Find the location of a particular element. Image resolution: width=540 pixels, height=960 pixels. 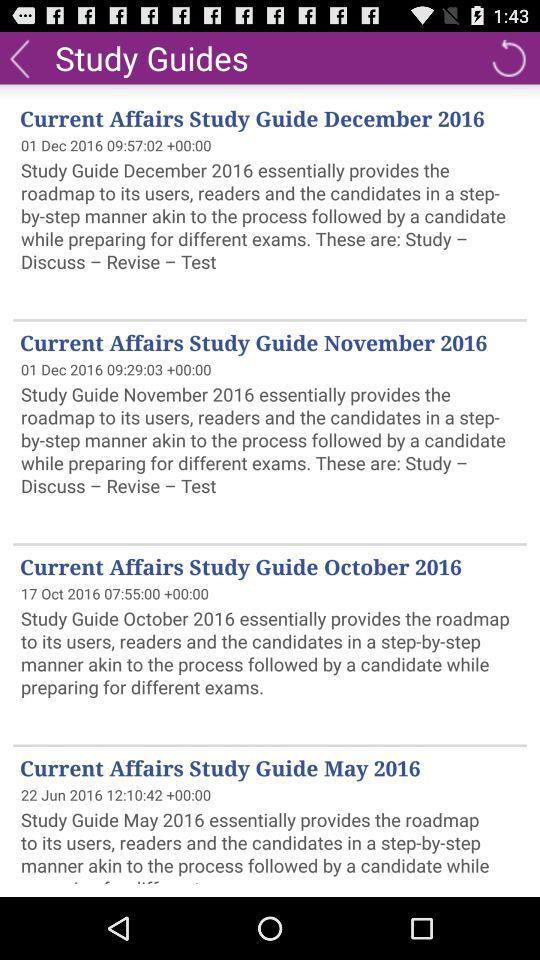

refresh is located at coordinates (508, 56).